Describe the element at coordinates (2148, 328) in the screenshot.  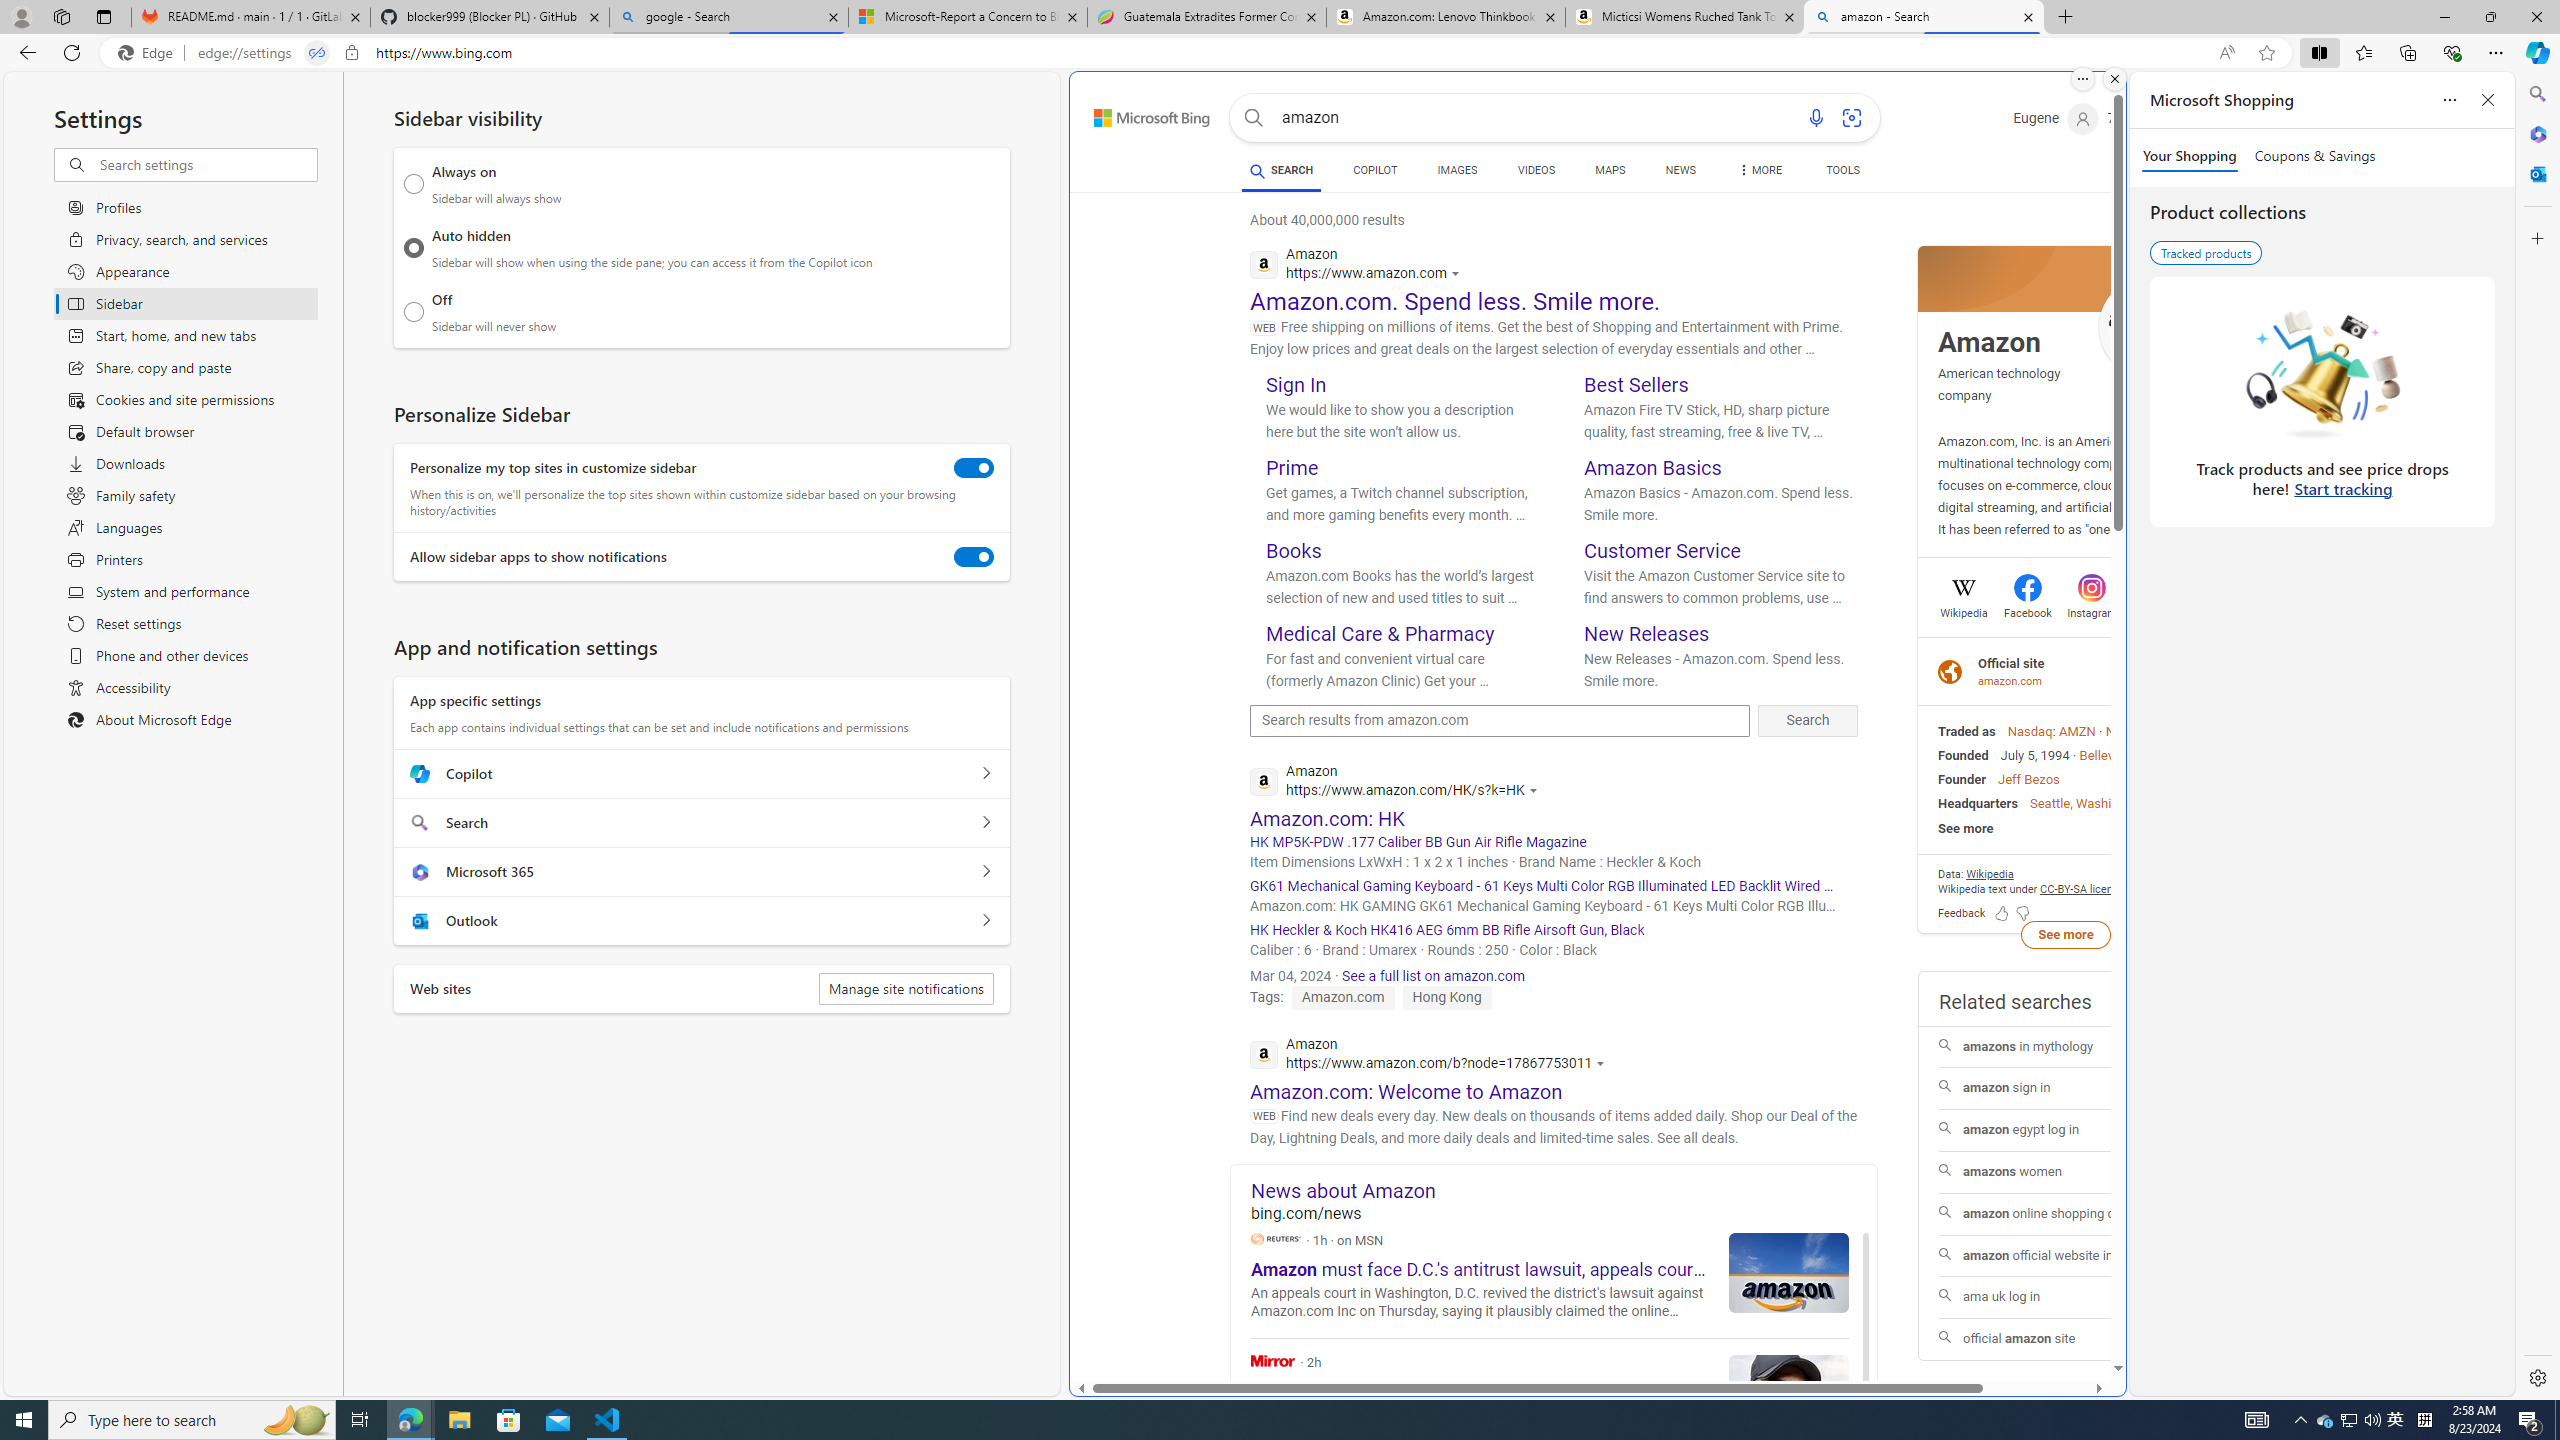
I see `'See more images of Amazon'` at that location.